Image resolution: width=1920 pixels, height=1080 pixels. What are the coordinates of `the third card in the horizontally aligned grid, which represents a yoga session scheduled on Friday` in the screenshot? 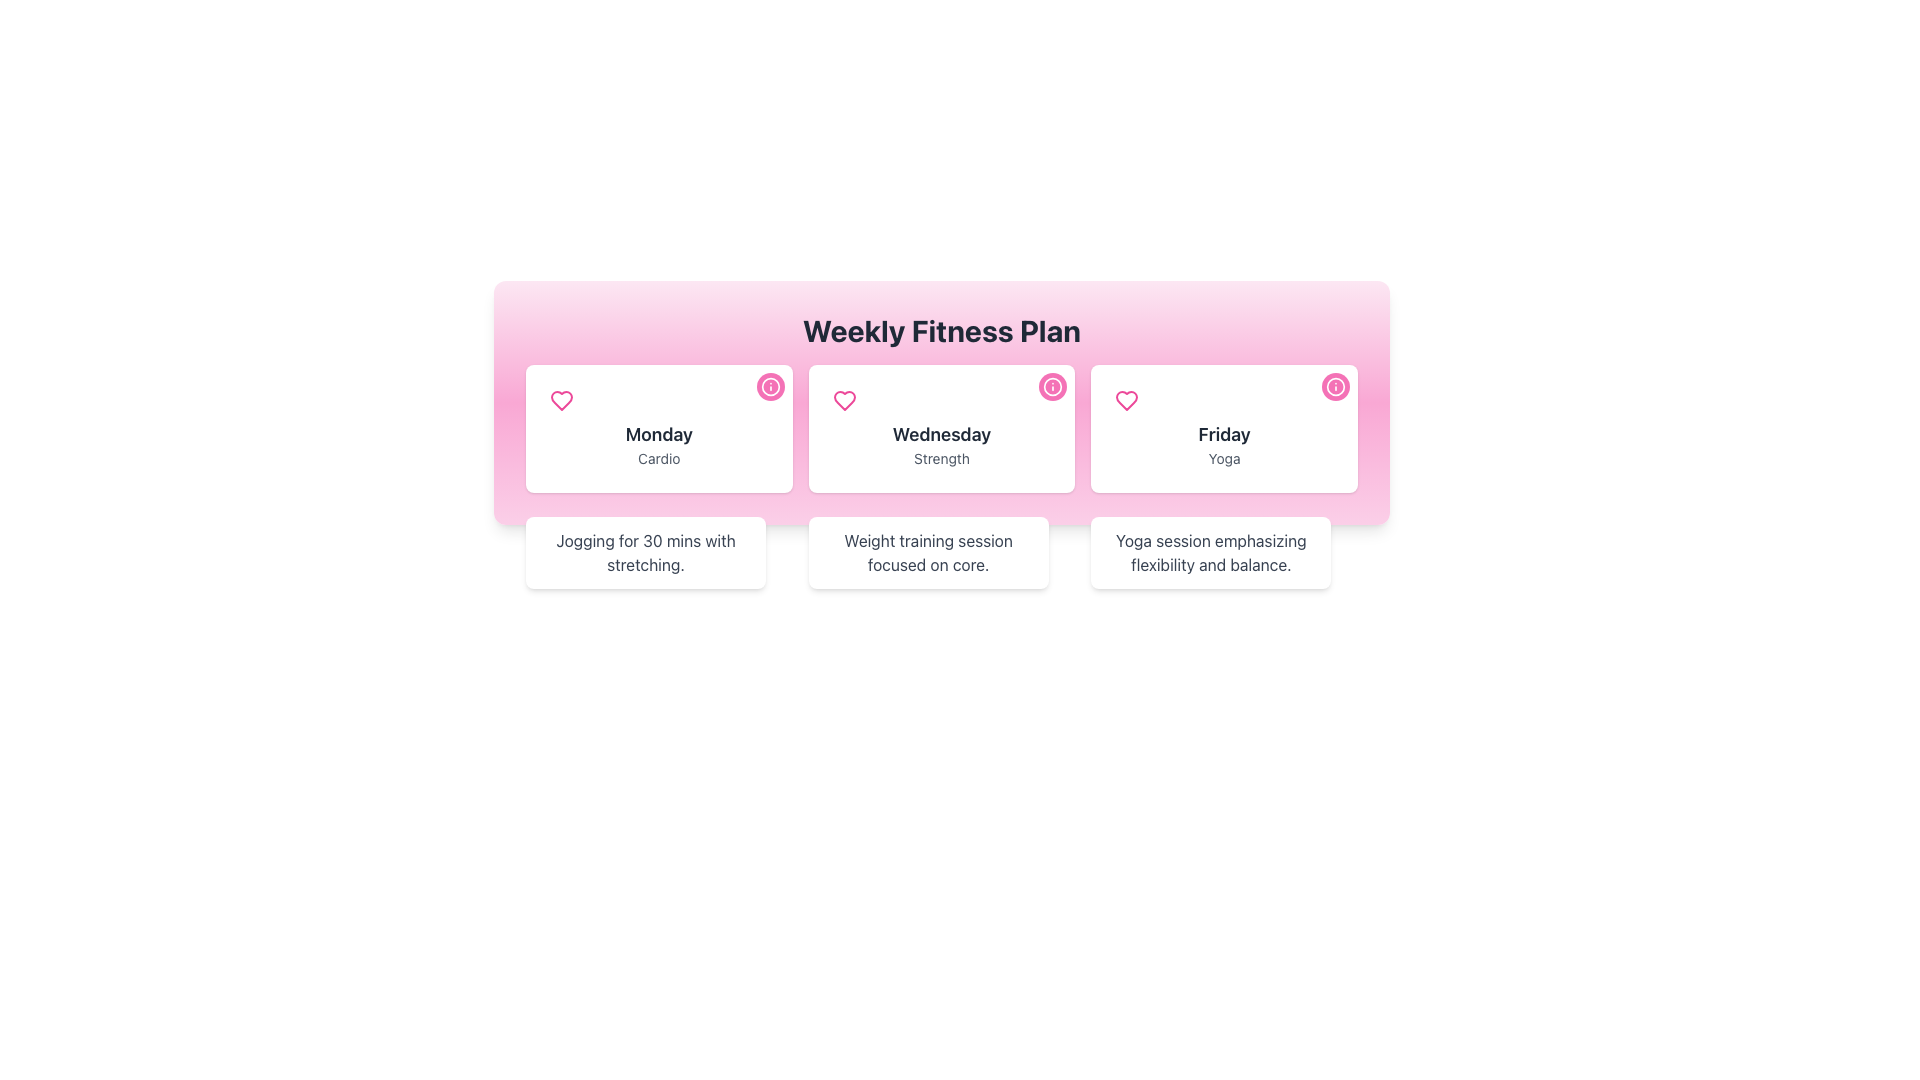 It's located at (1223, 427).